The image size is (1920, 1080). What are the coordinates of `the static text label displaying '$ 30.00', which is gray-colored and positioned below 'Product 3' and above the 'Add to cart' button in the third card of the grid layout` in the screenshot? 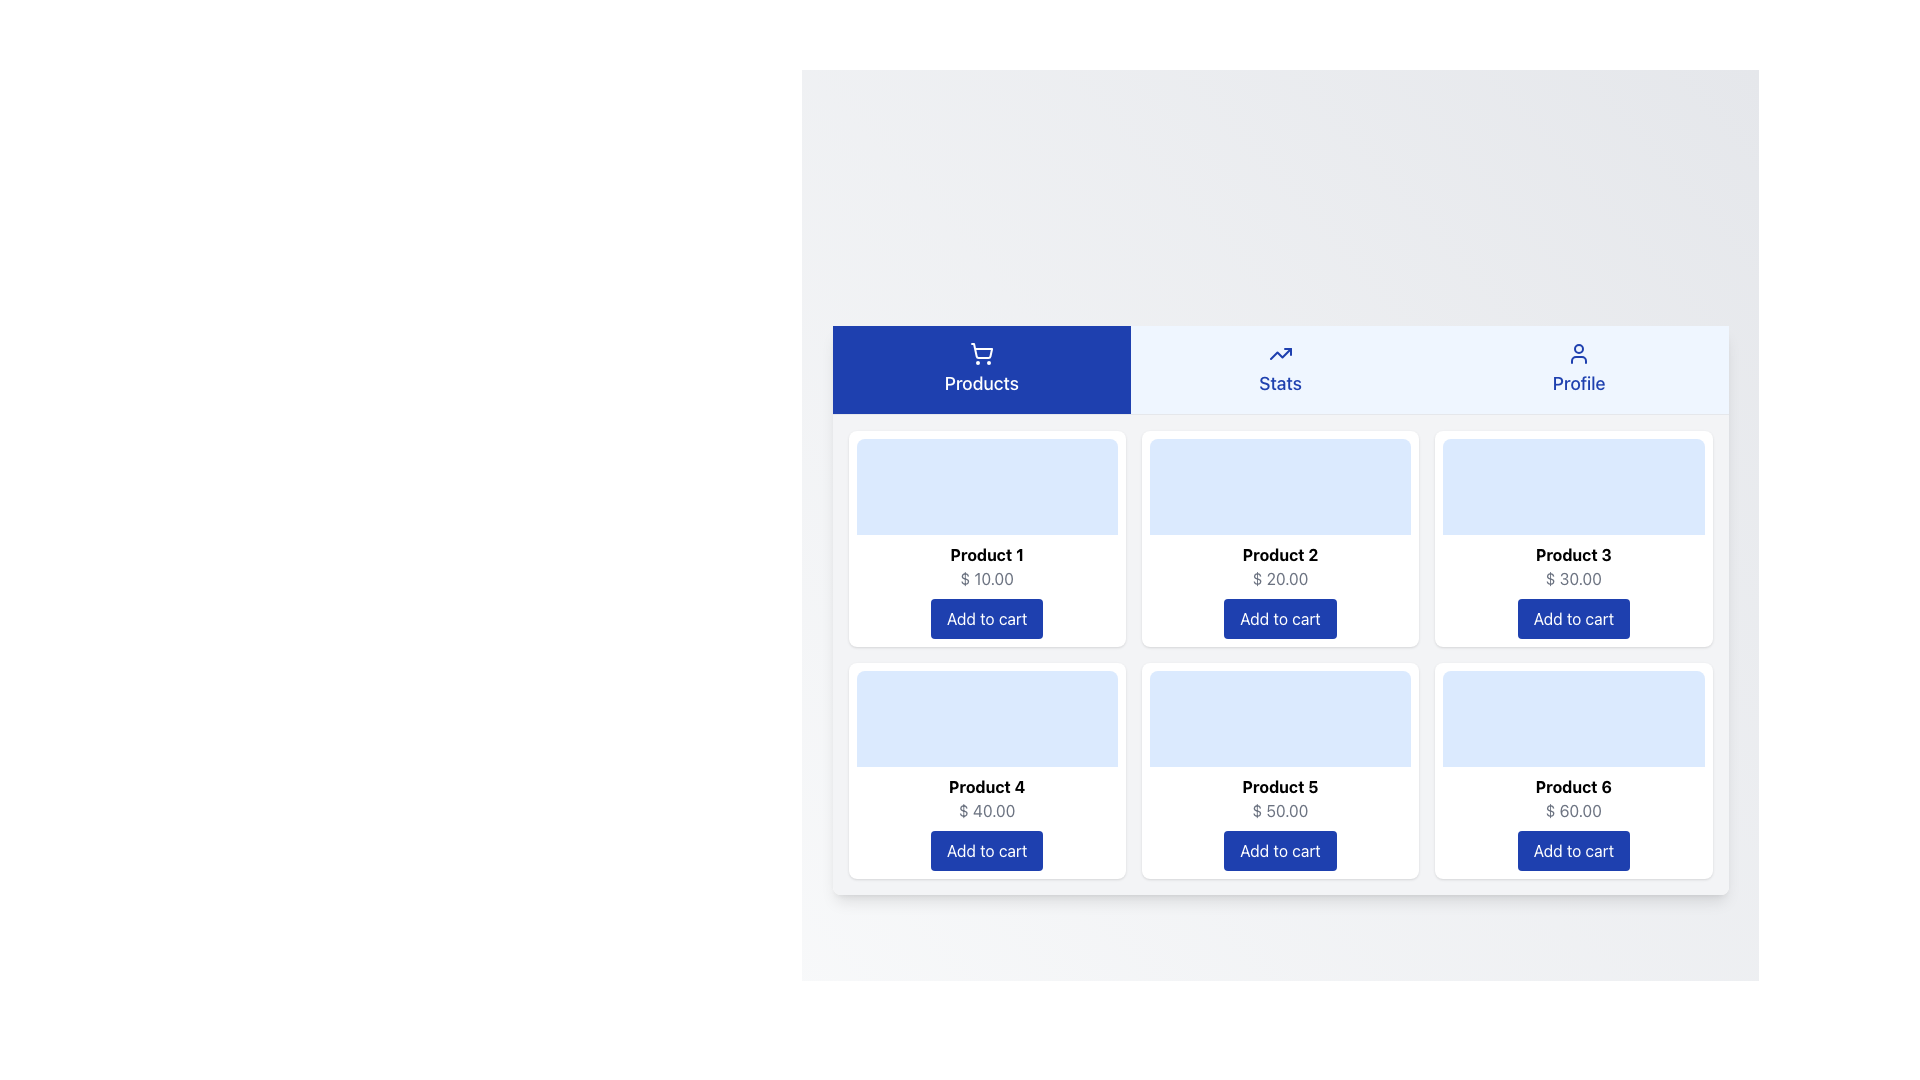 It's located at (1572, 578).